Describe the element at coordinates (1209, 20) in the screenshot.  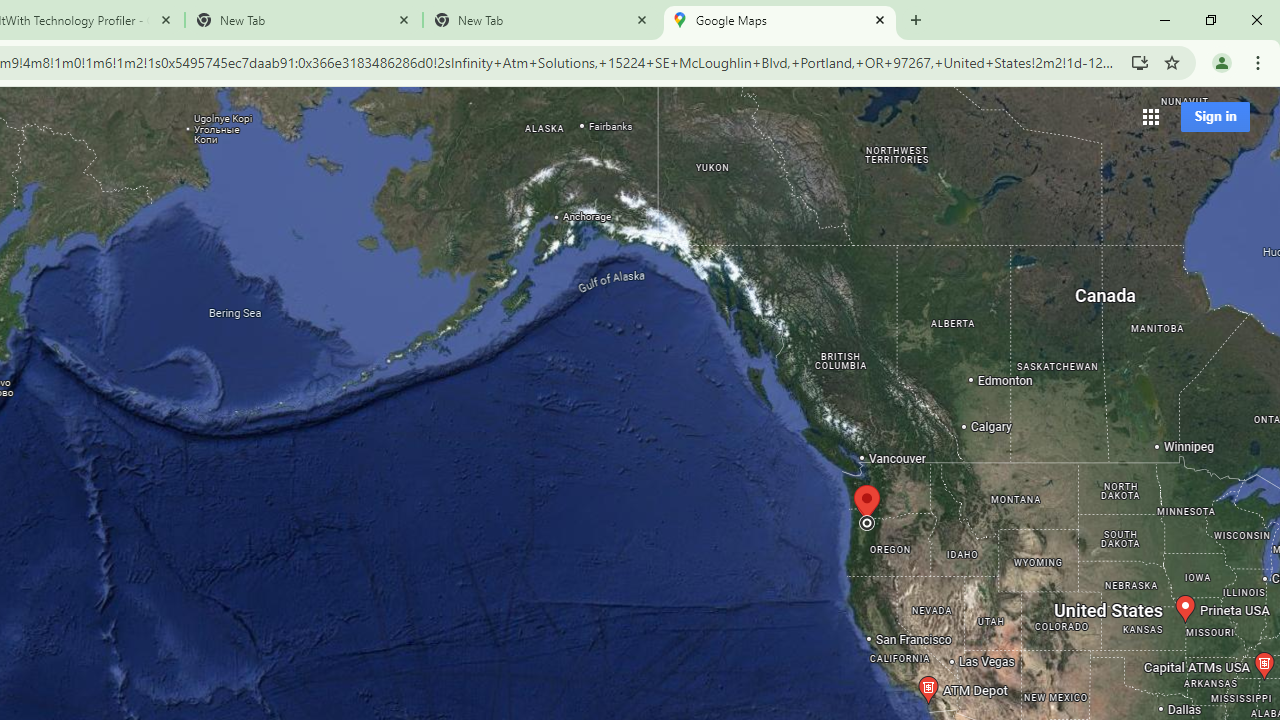
I see `'Restore'` at that location.